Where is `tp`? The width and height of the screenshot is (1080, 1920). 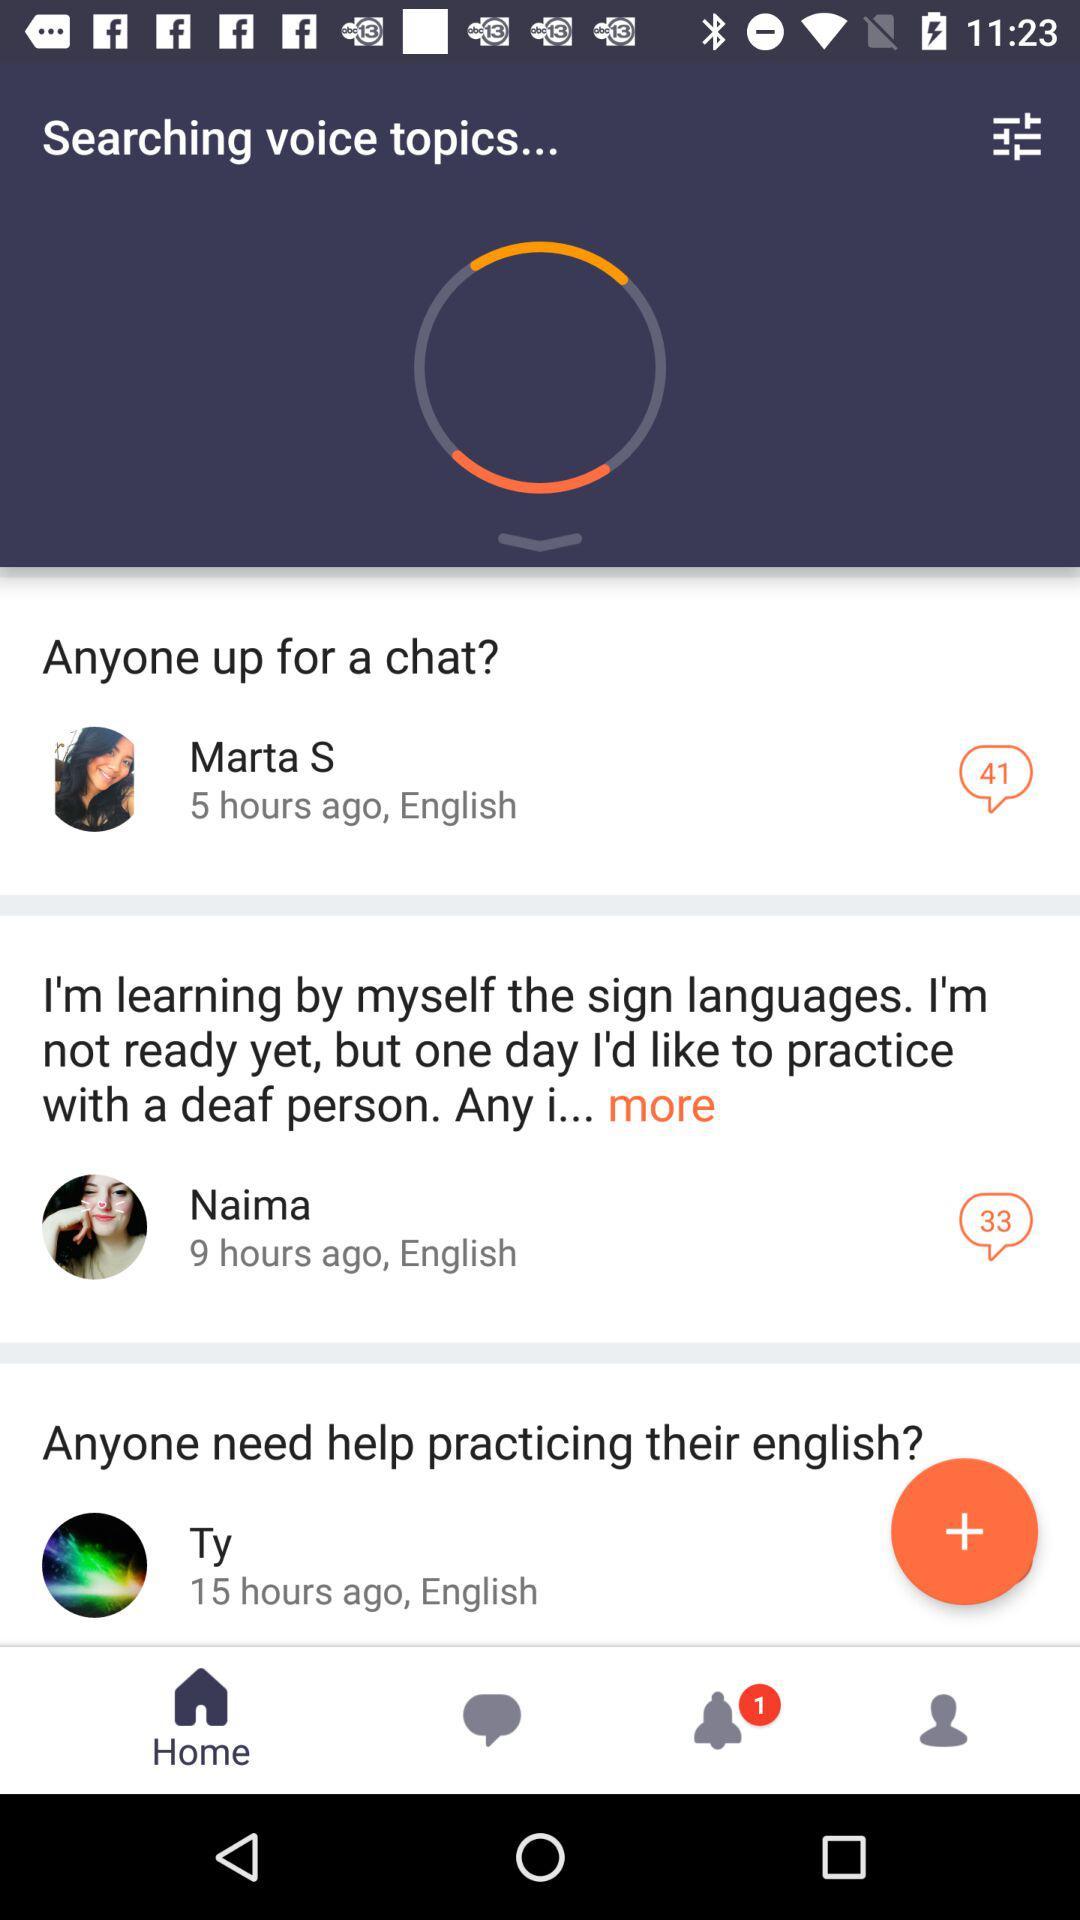 tp is located at coordinates (94, 1564).